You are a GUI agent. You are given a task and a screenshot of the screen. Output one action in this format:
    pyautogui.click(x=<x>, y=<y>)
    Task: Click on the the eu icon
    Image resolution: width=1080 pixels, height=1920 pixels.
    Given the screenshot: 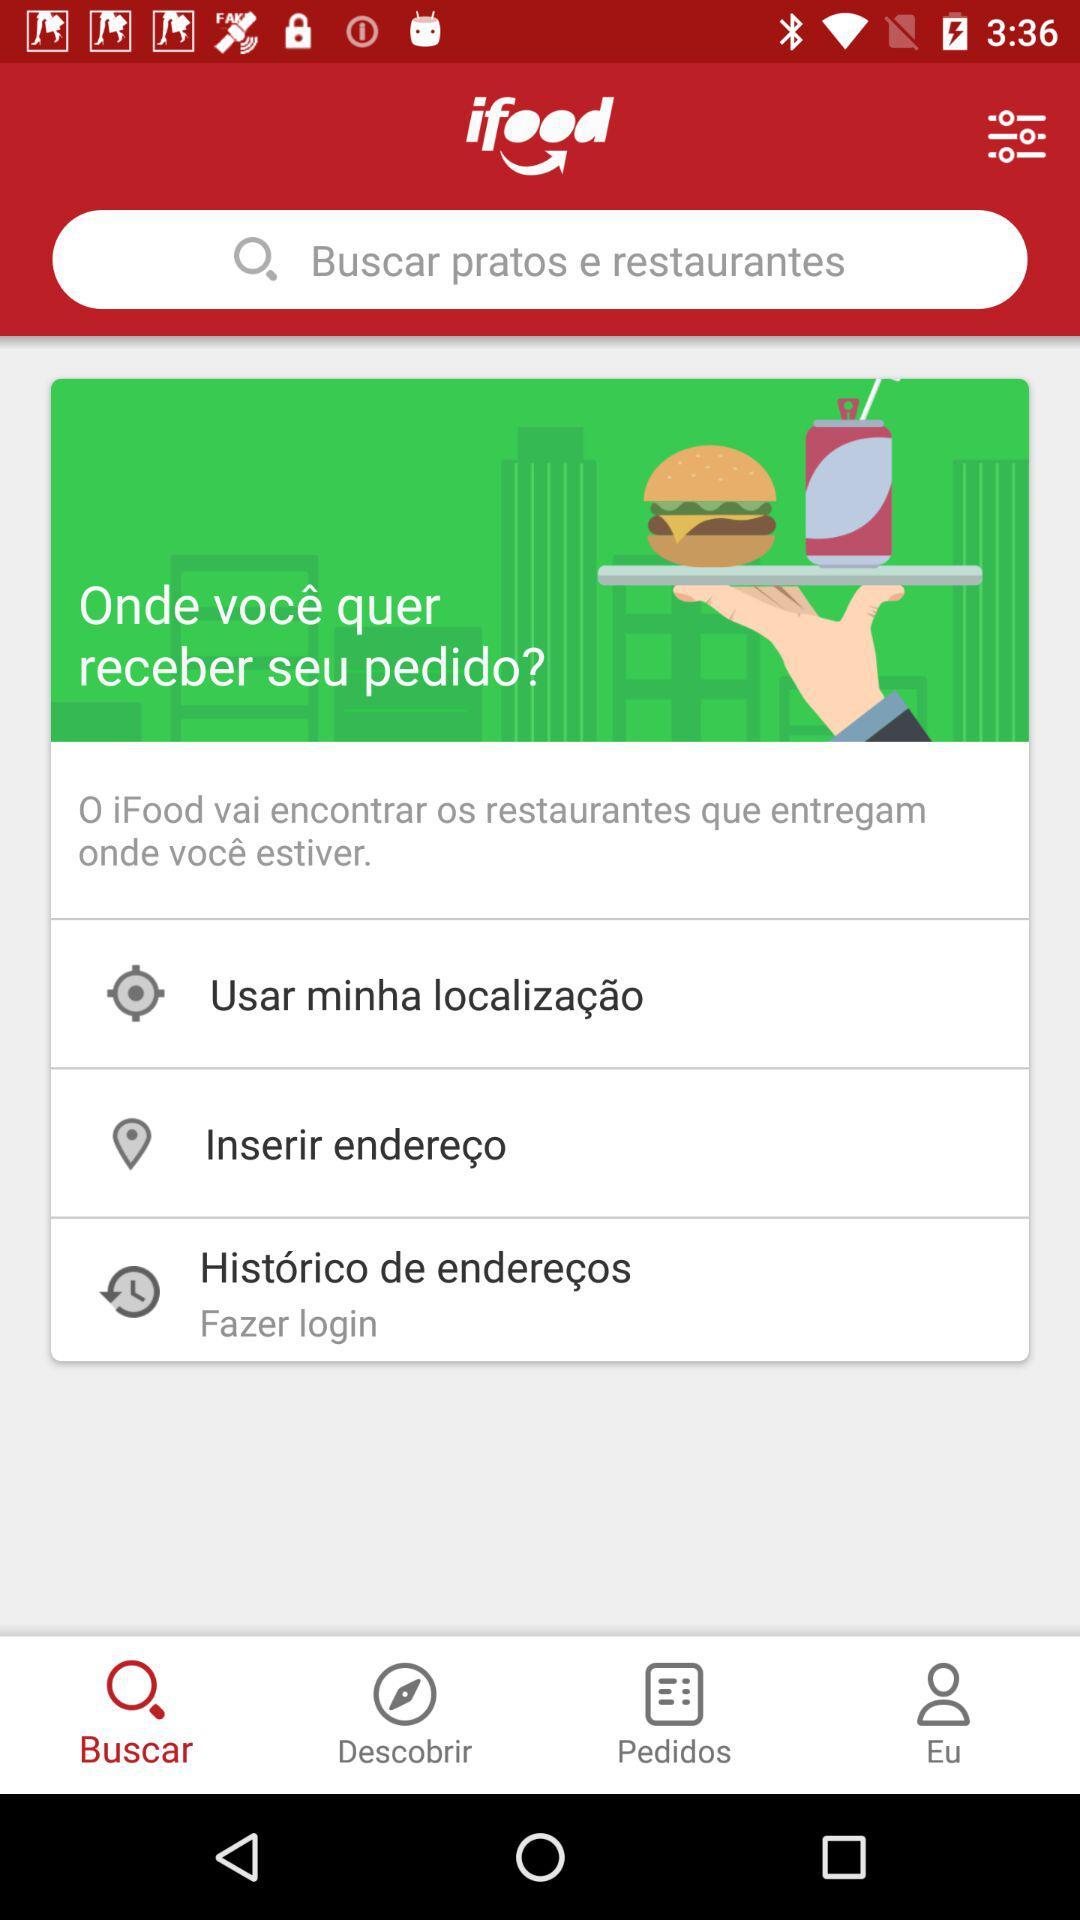 What is the action you would take?
    pyautogui.click(x=943, y=1683)
    